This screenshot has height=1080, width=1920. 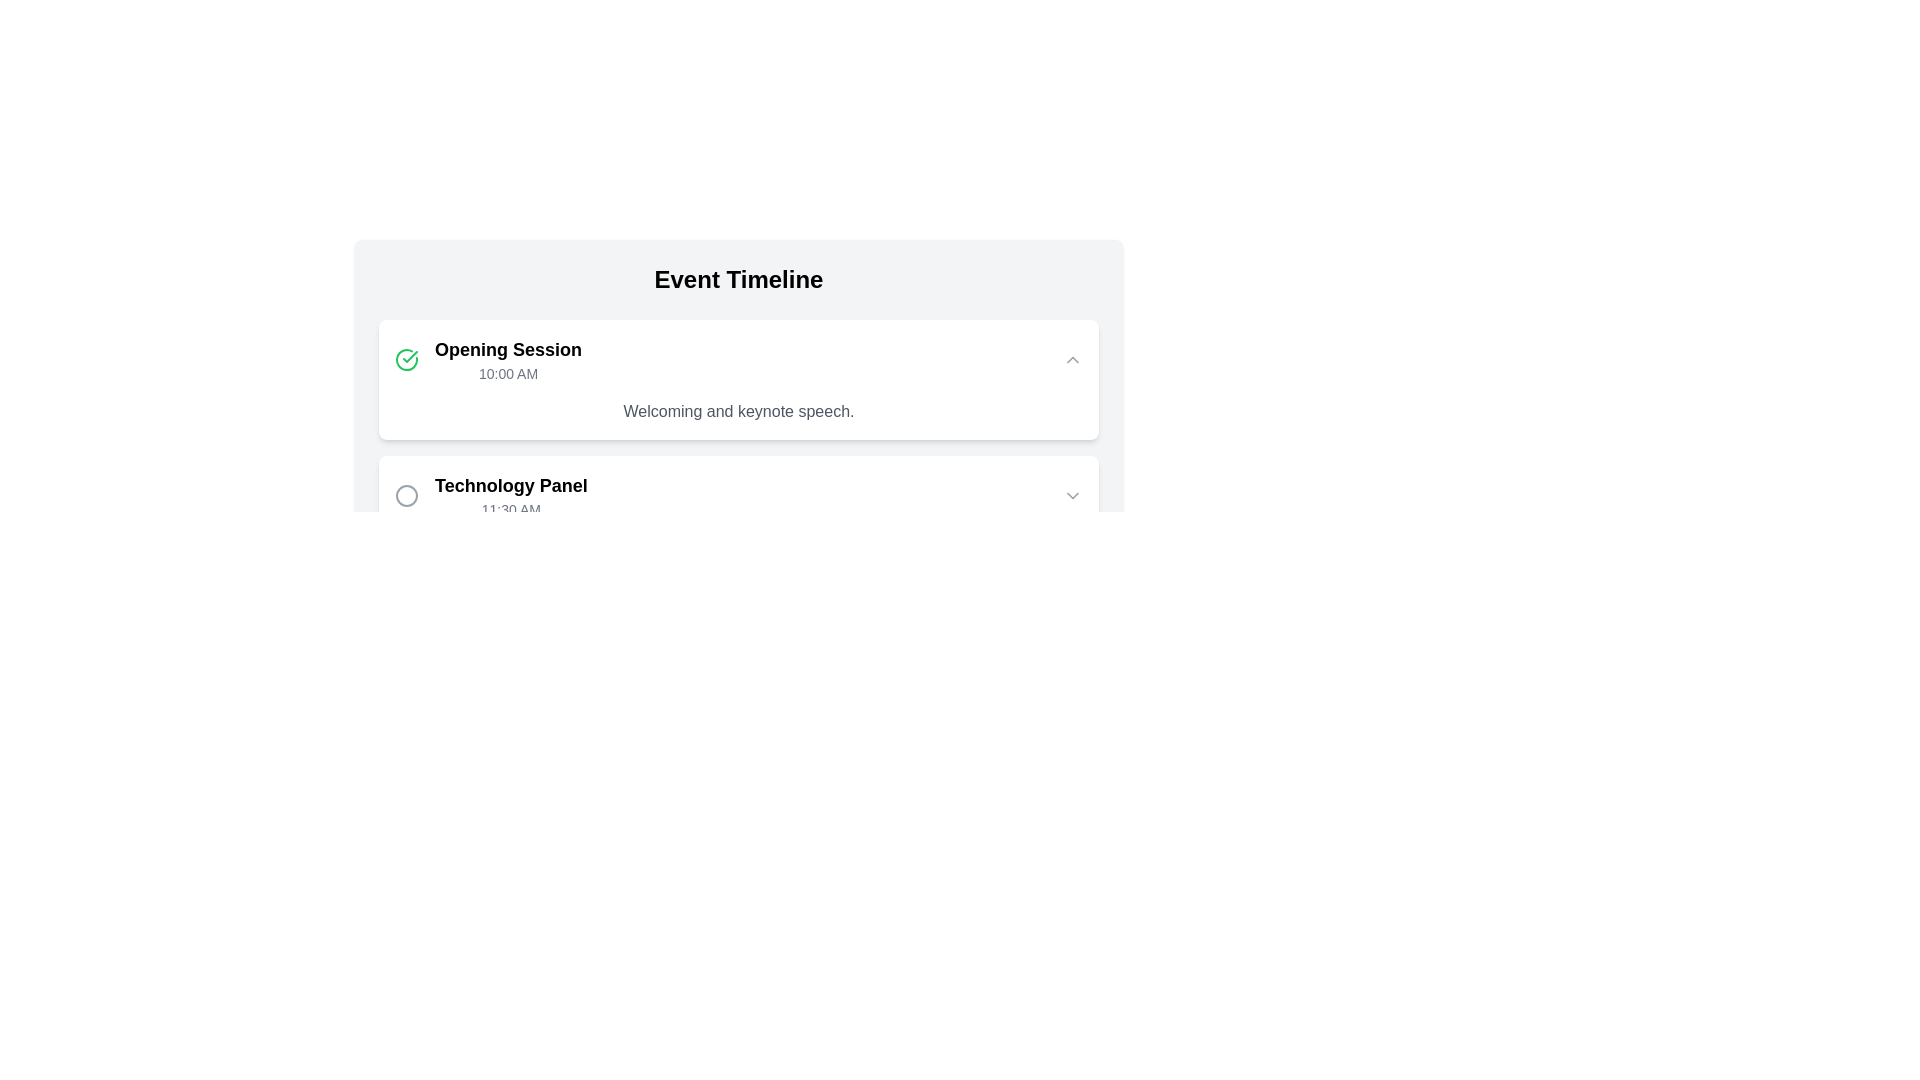 What do you see at coordinates (406, 495) in the screenshot?
I see `the circular icon with a gray border located to the left of the 'Technology Panel' text in the event timeline, which describes a panel at 11:30 AM` at bounding box center [406, 495].